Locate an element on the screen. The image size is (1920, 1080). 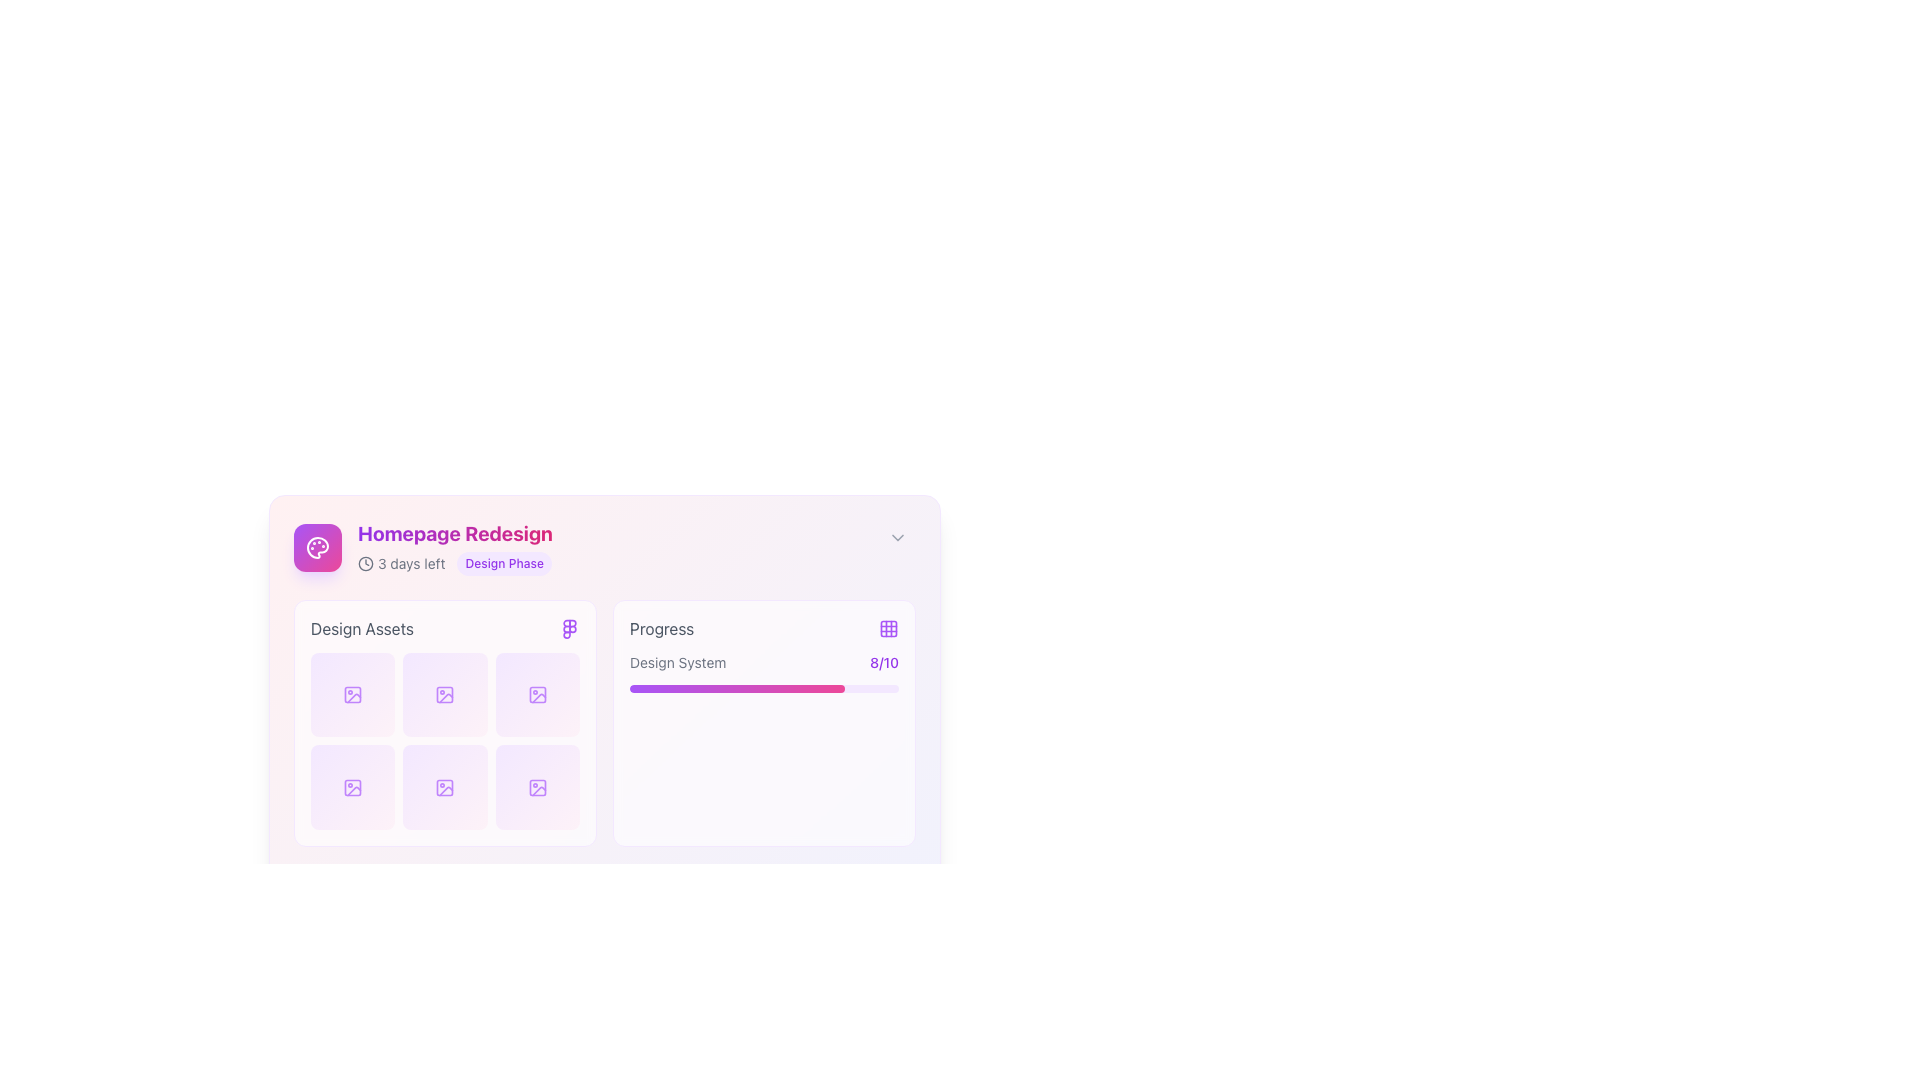
the icon button representing the project or task associated with 'Homepage Redesign', which is positioned to the left of the text within its section is located at coordinates (316, 547).